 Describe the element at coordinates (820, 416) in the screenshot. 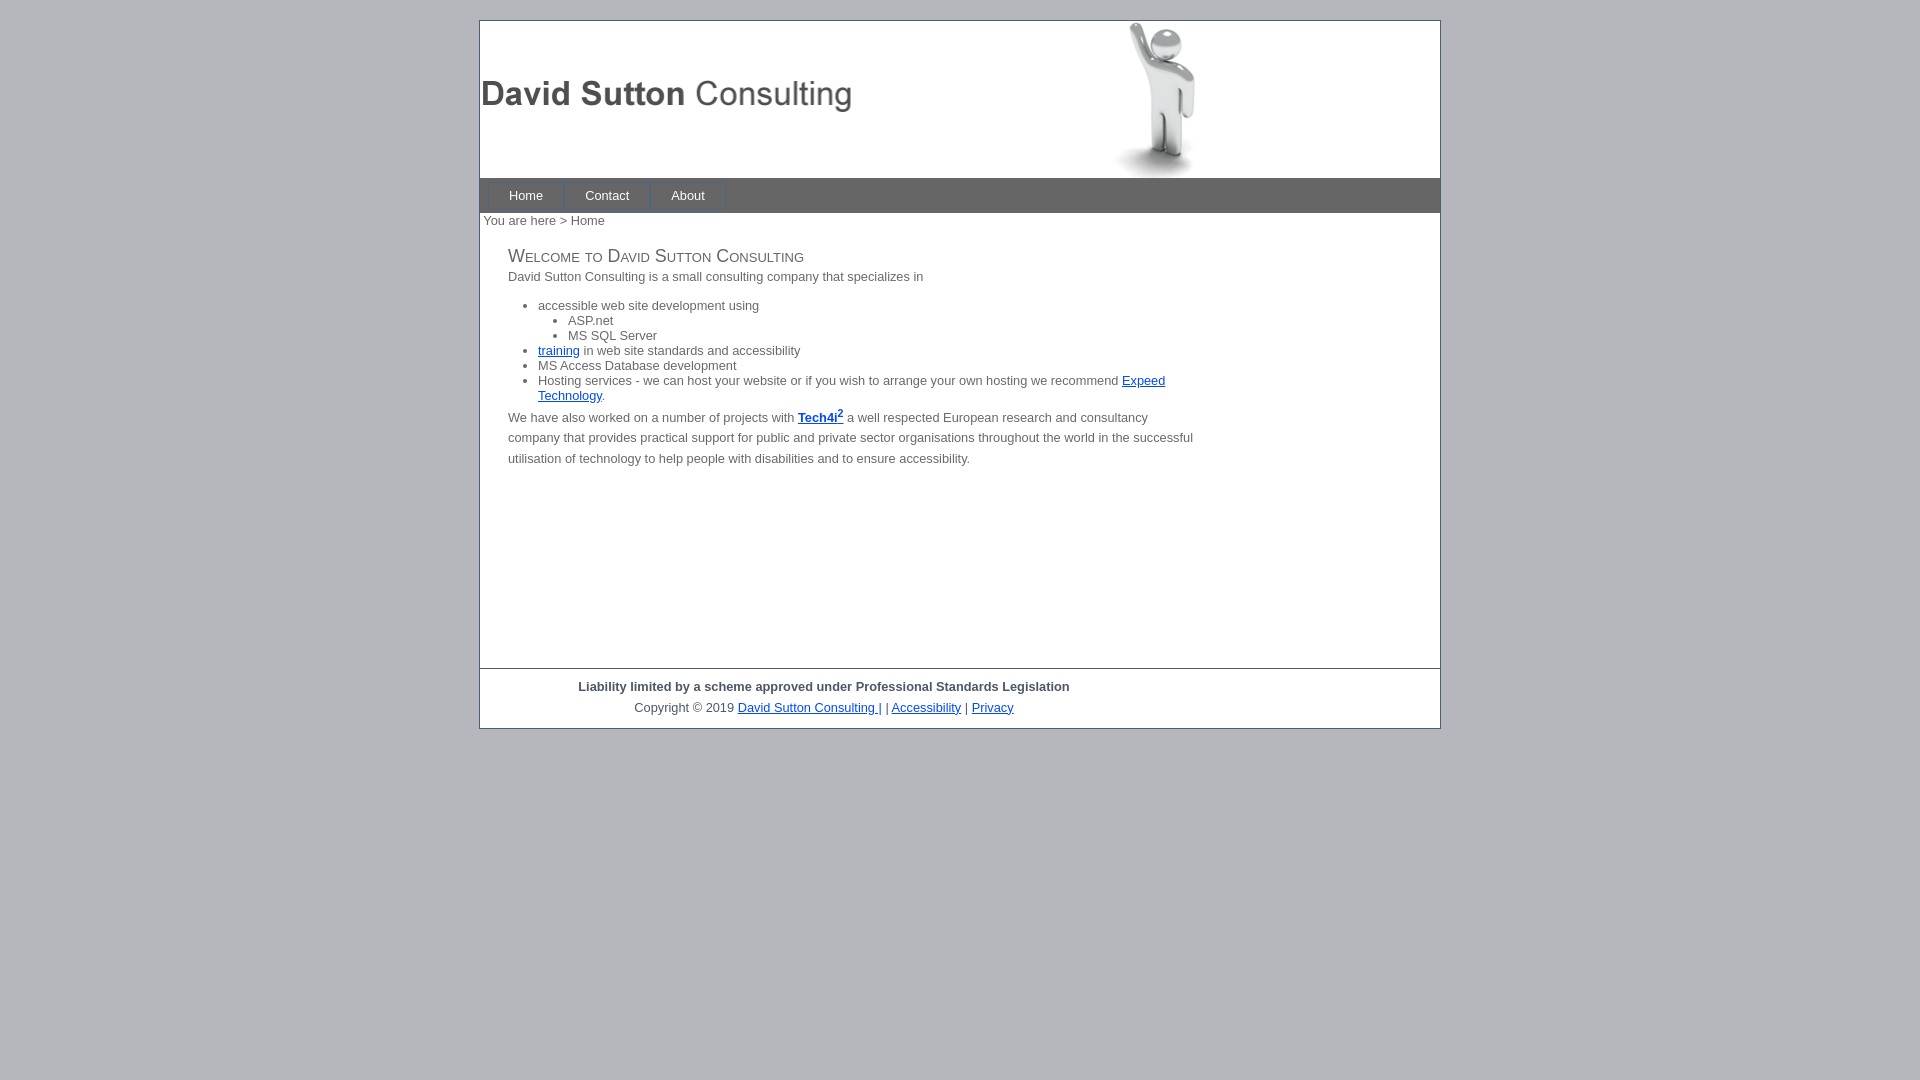

I see `'Tech4i2'` at that location.